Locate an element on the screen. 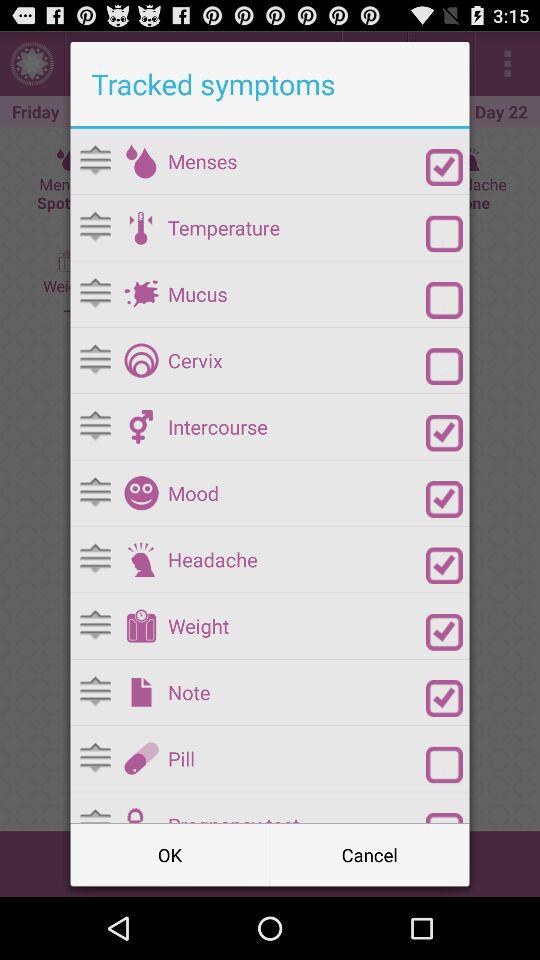 The height and width of the screenshot is (960, 540). the icon above cervix app is located at coordinates (296, 293).